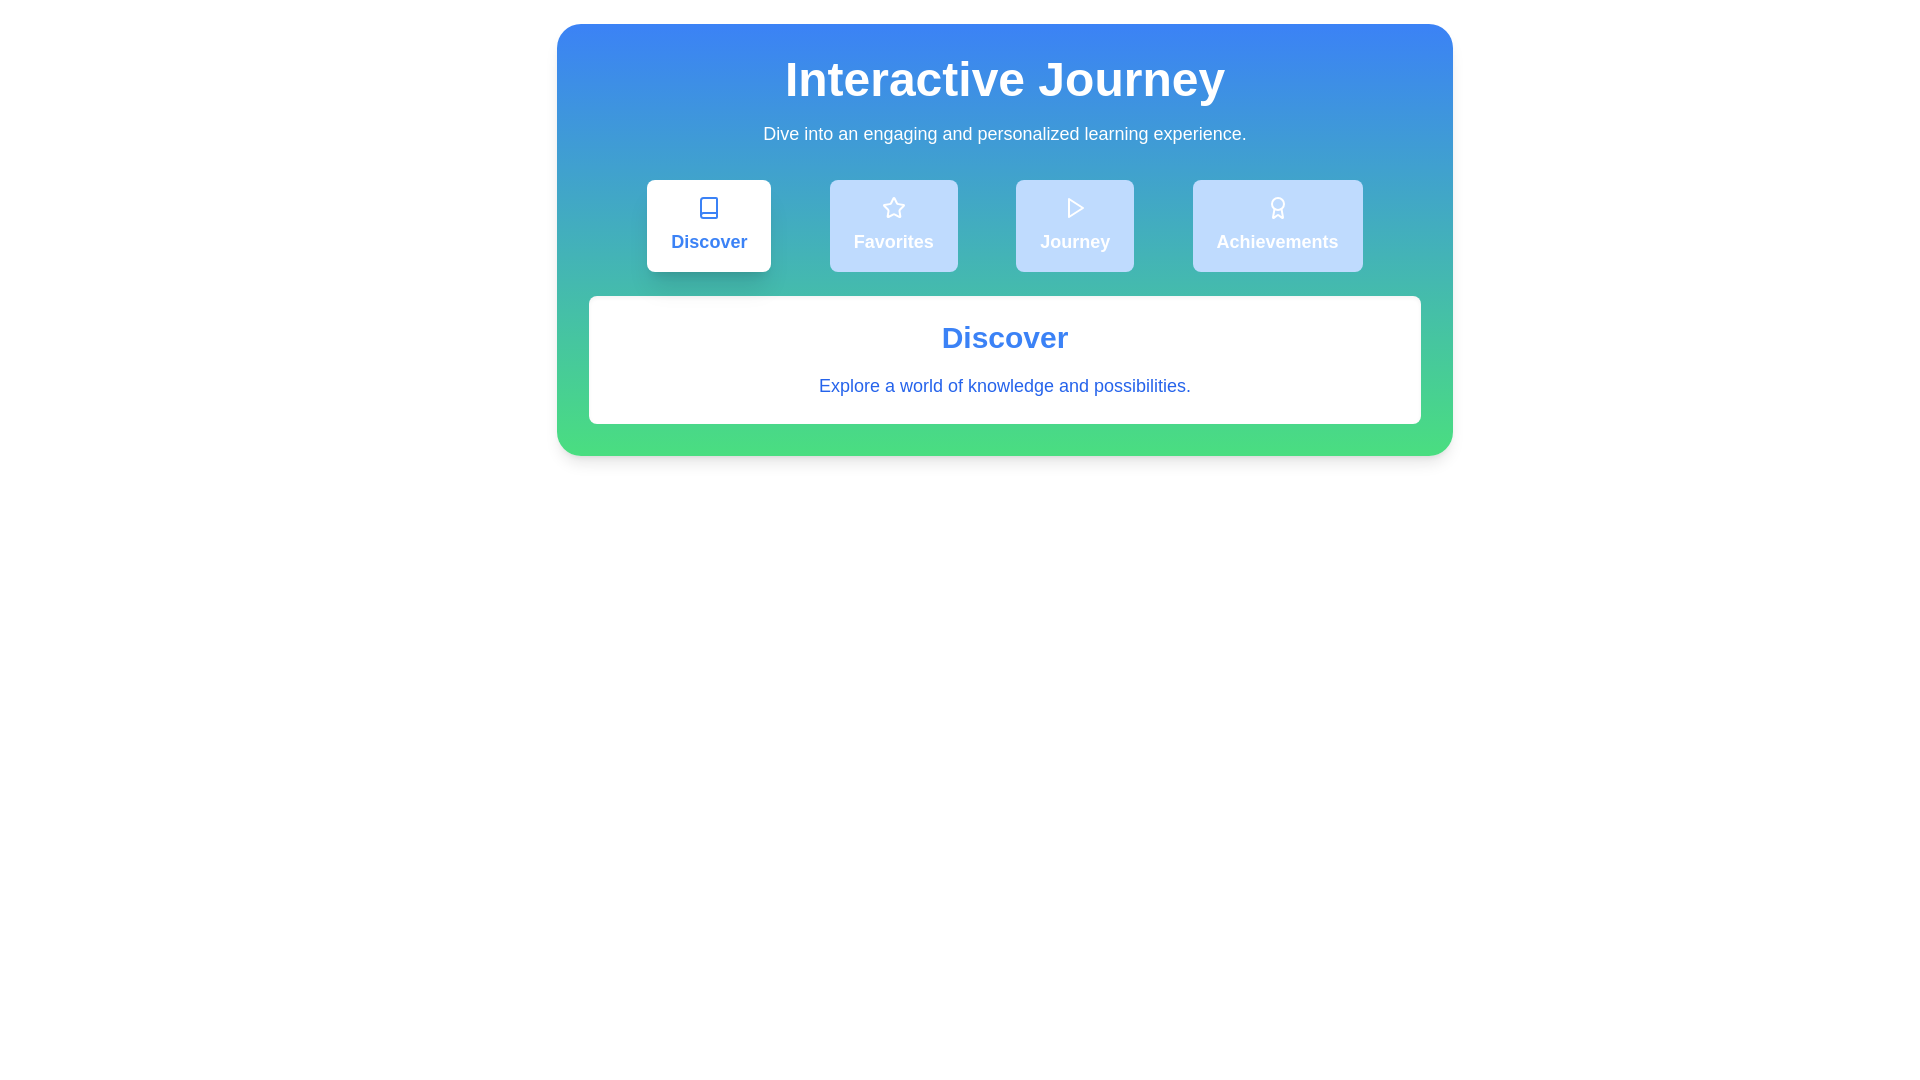  Describe the element at coordinates (1275, 225) in the screenshot. I see `the Achievements tab to view its content` at that location.